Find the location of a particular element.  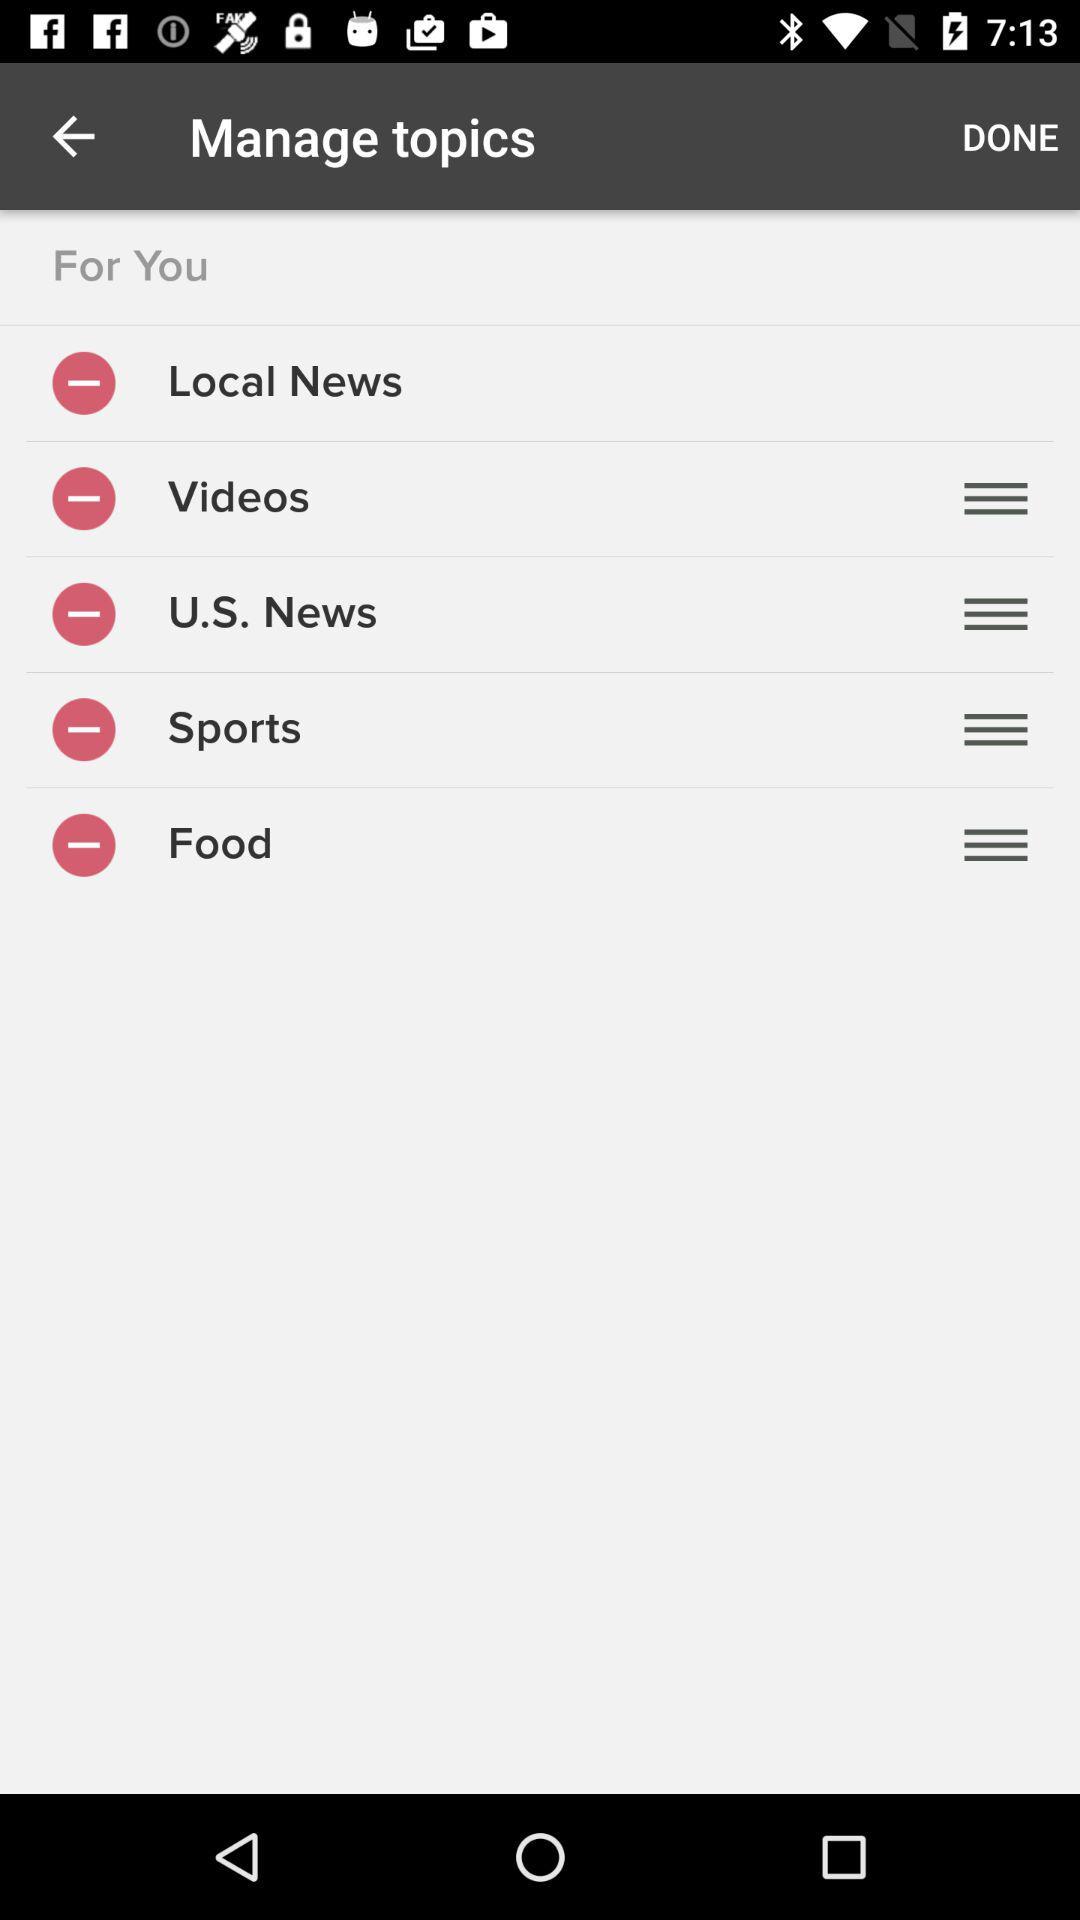

delete topic is located at coordinates (83, 613).